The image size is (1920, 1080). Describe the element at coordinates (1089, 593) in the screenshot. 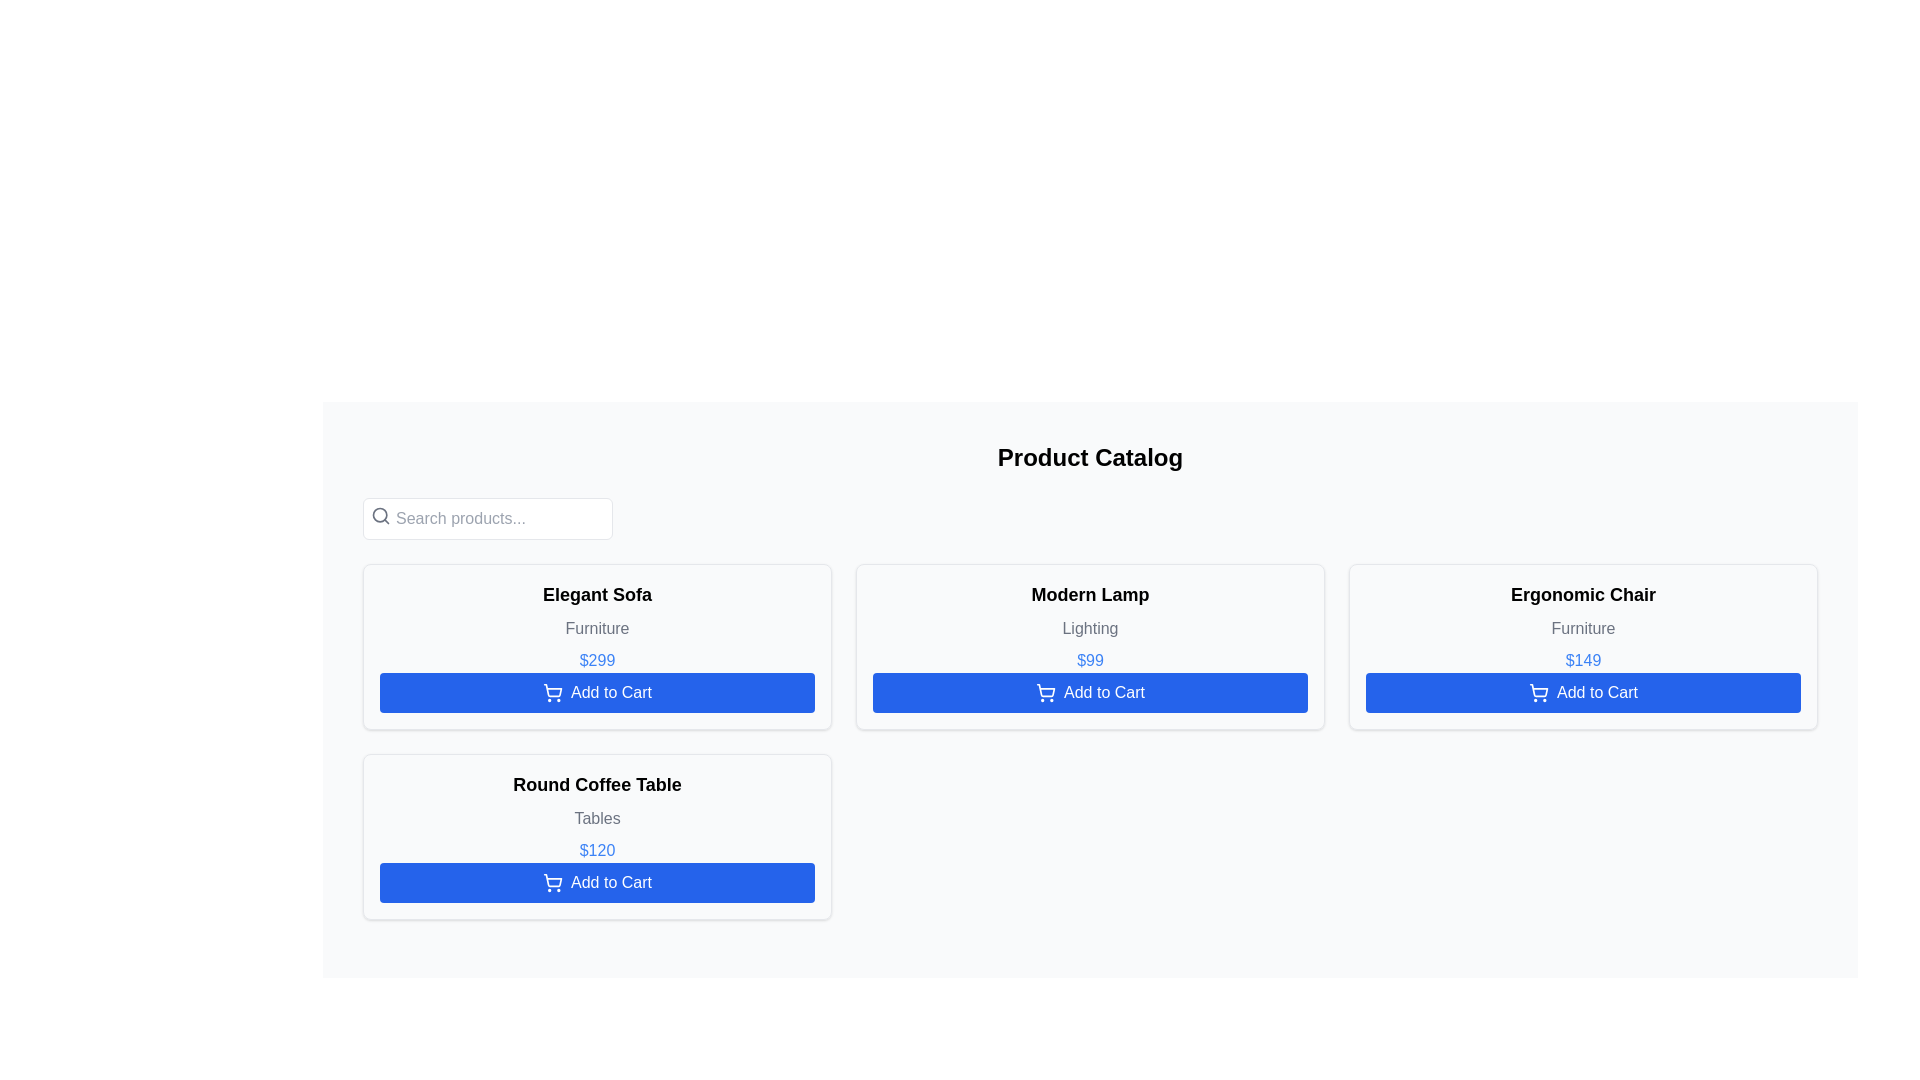

I see `the text of the 'Modern Lamp' product title at the top center of the card for copying or referencing` at that location.